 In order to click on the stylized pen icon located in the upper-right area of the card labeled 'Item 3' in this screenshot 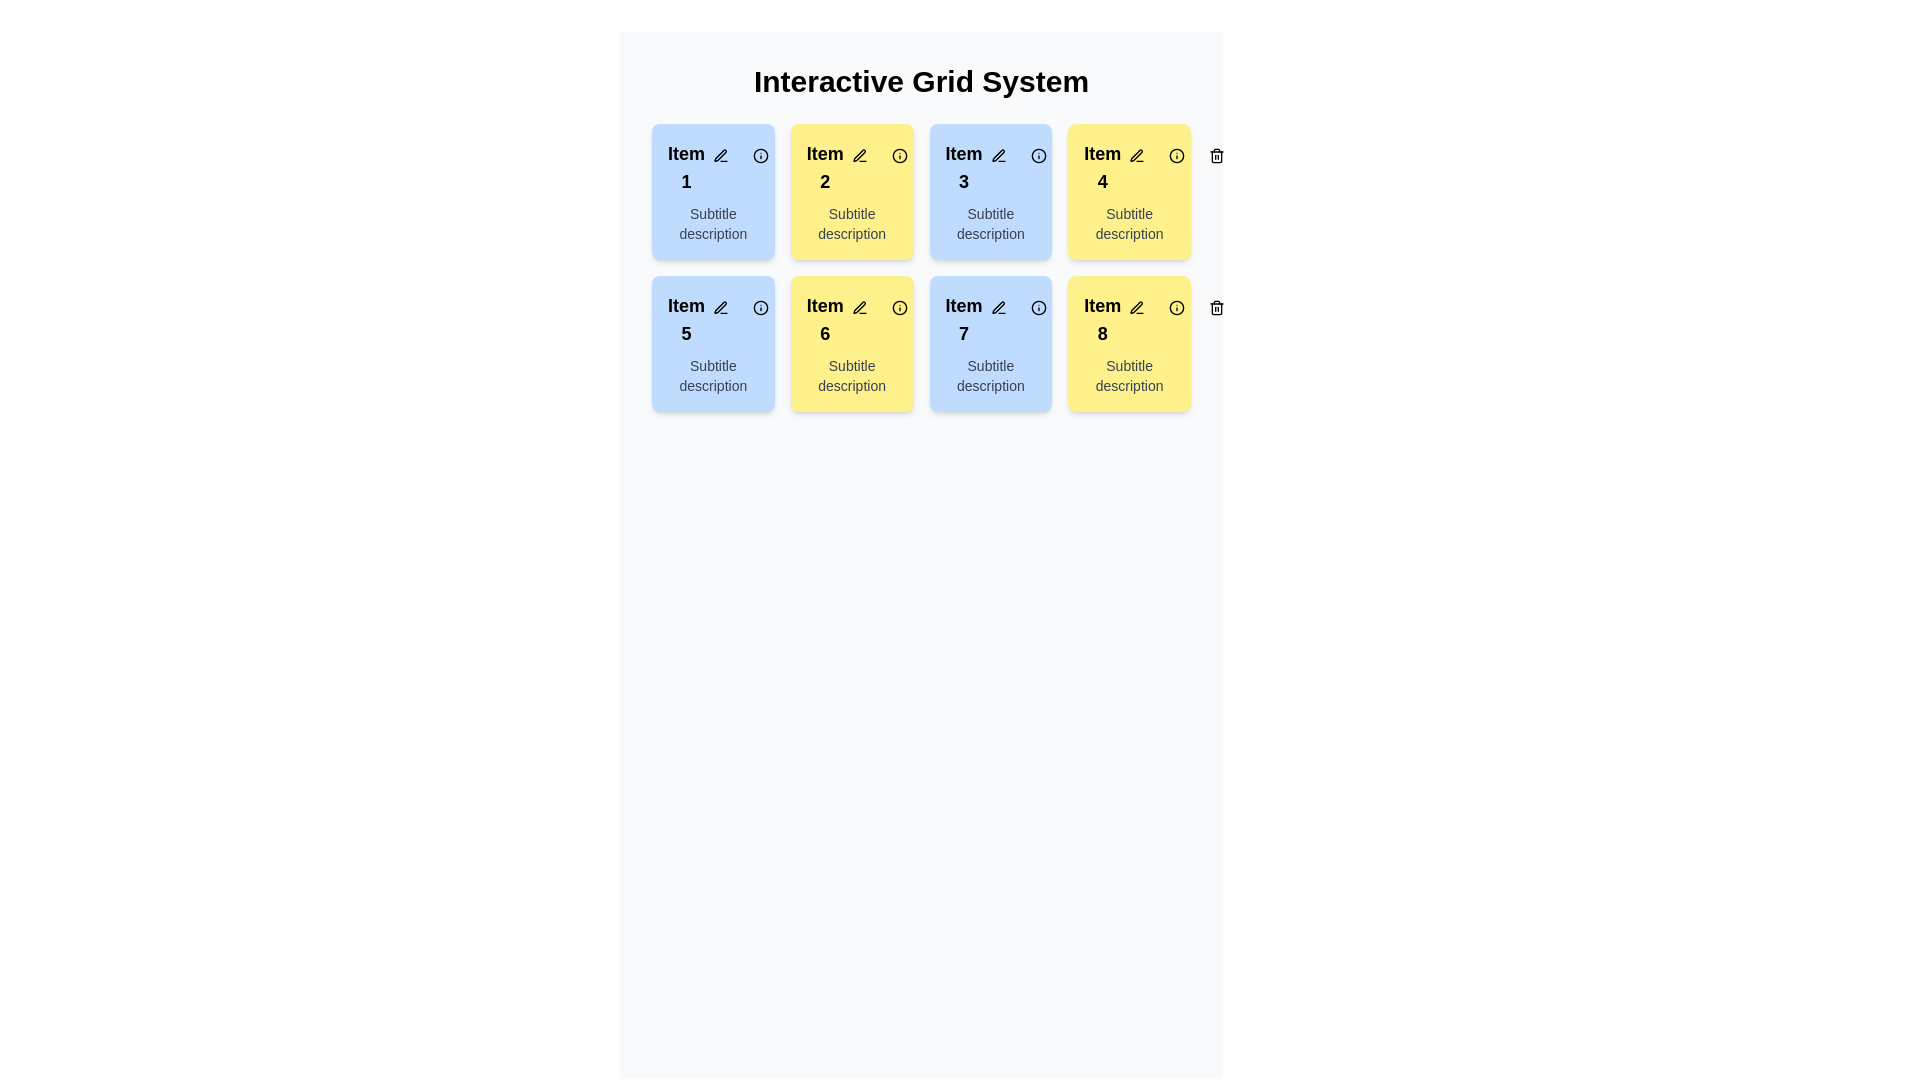, I will do `click(998, 153)`.